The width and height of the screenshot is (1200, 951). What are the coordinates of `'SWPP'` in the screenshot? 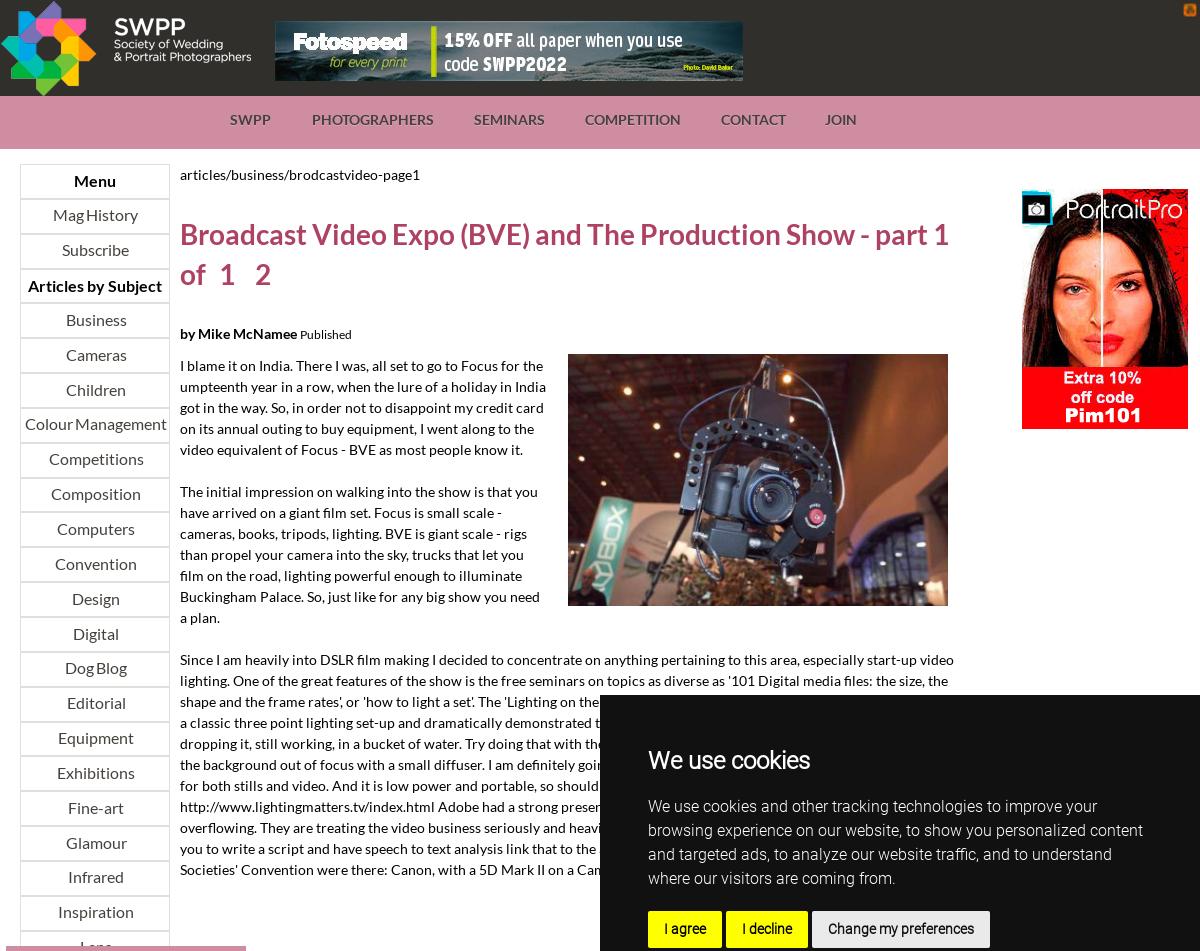 It's located at (249, 119).